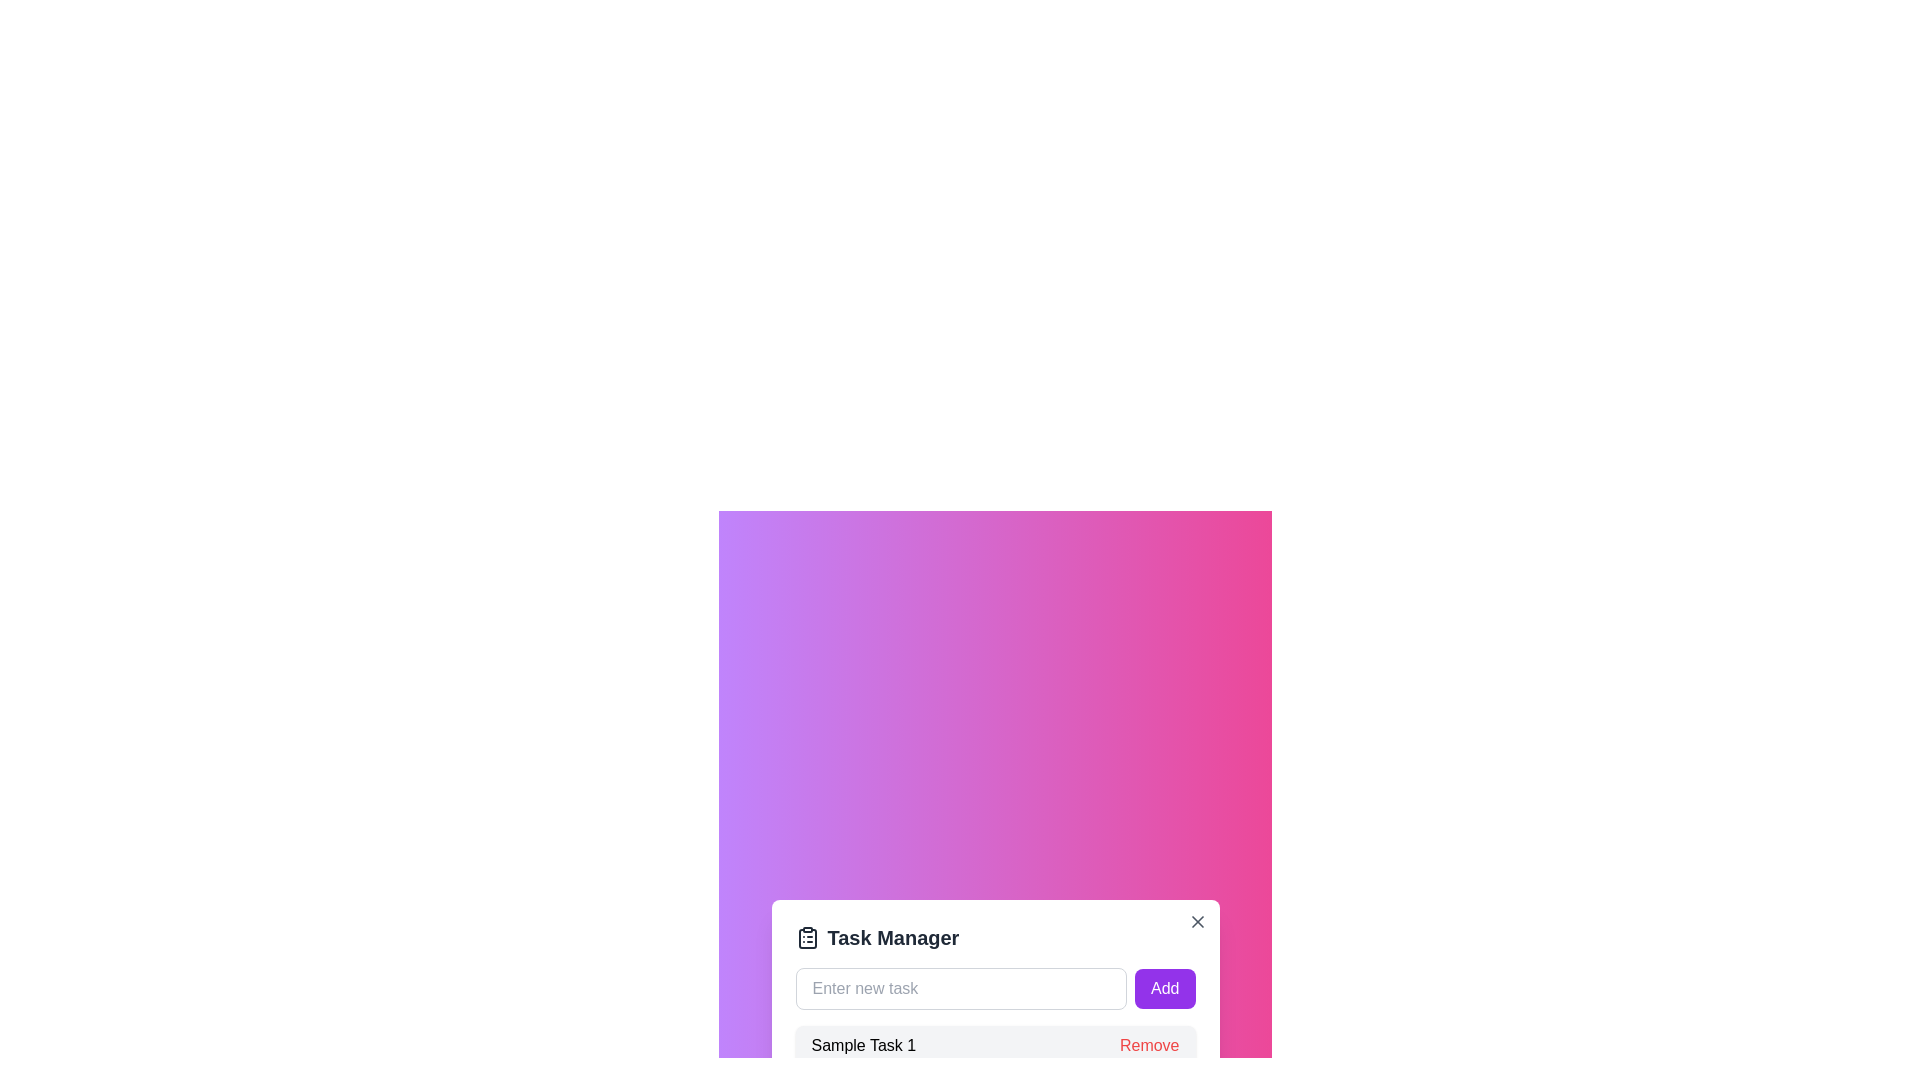  Describe the element at coordinates (863, 1044) in the screenshot. I see `the 'Sample Task 1' text label to focus on it within the task management interface` at that location.